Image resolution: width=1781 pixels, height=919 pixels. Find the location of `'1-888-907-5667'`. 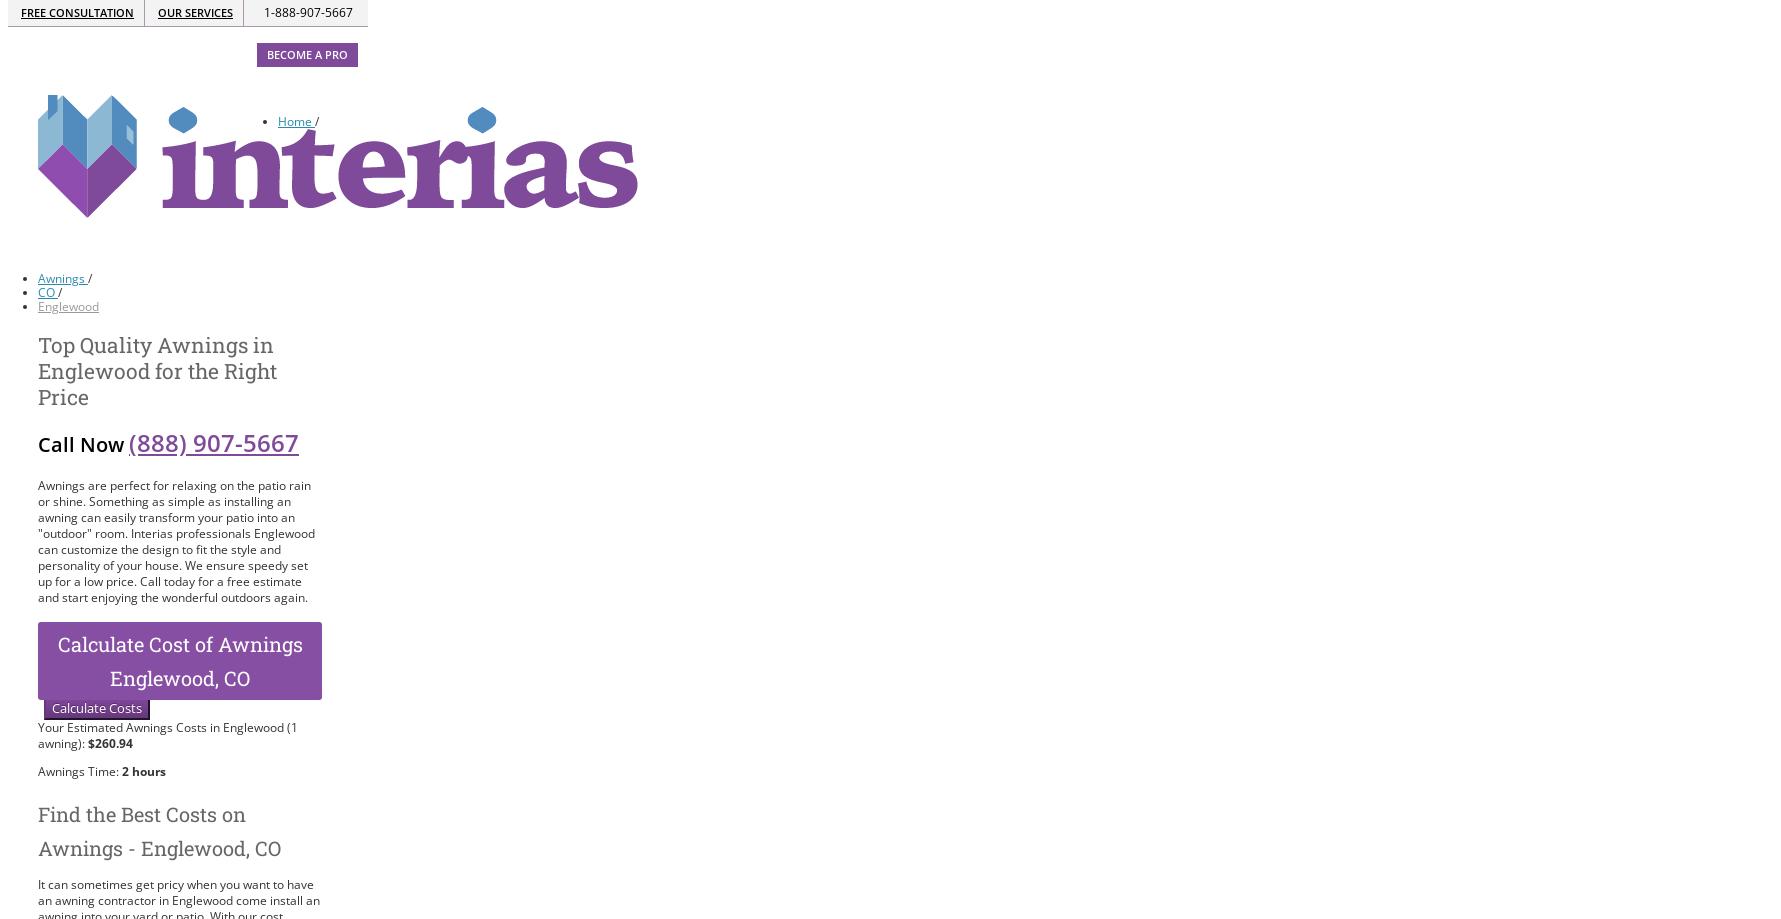

'1-888-907-5667' is located at coordinates (307, 12).